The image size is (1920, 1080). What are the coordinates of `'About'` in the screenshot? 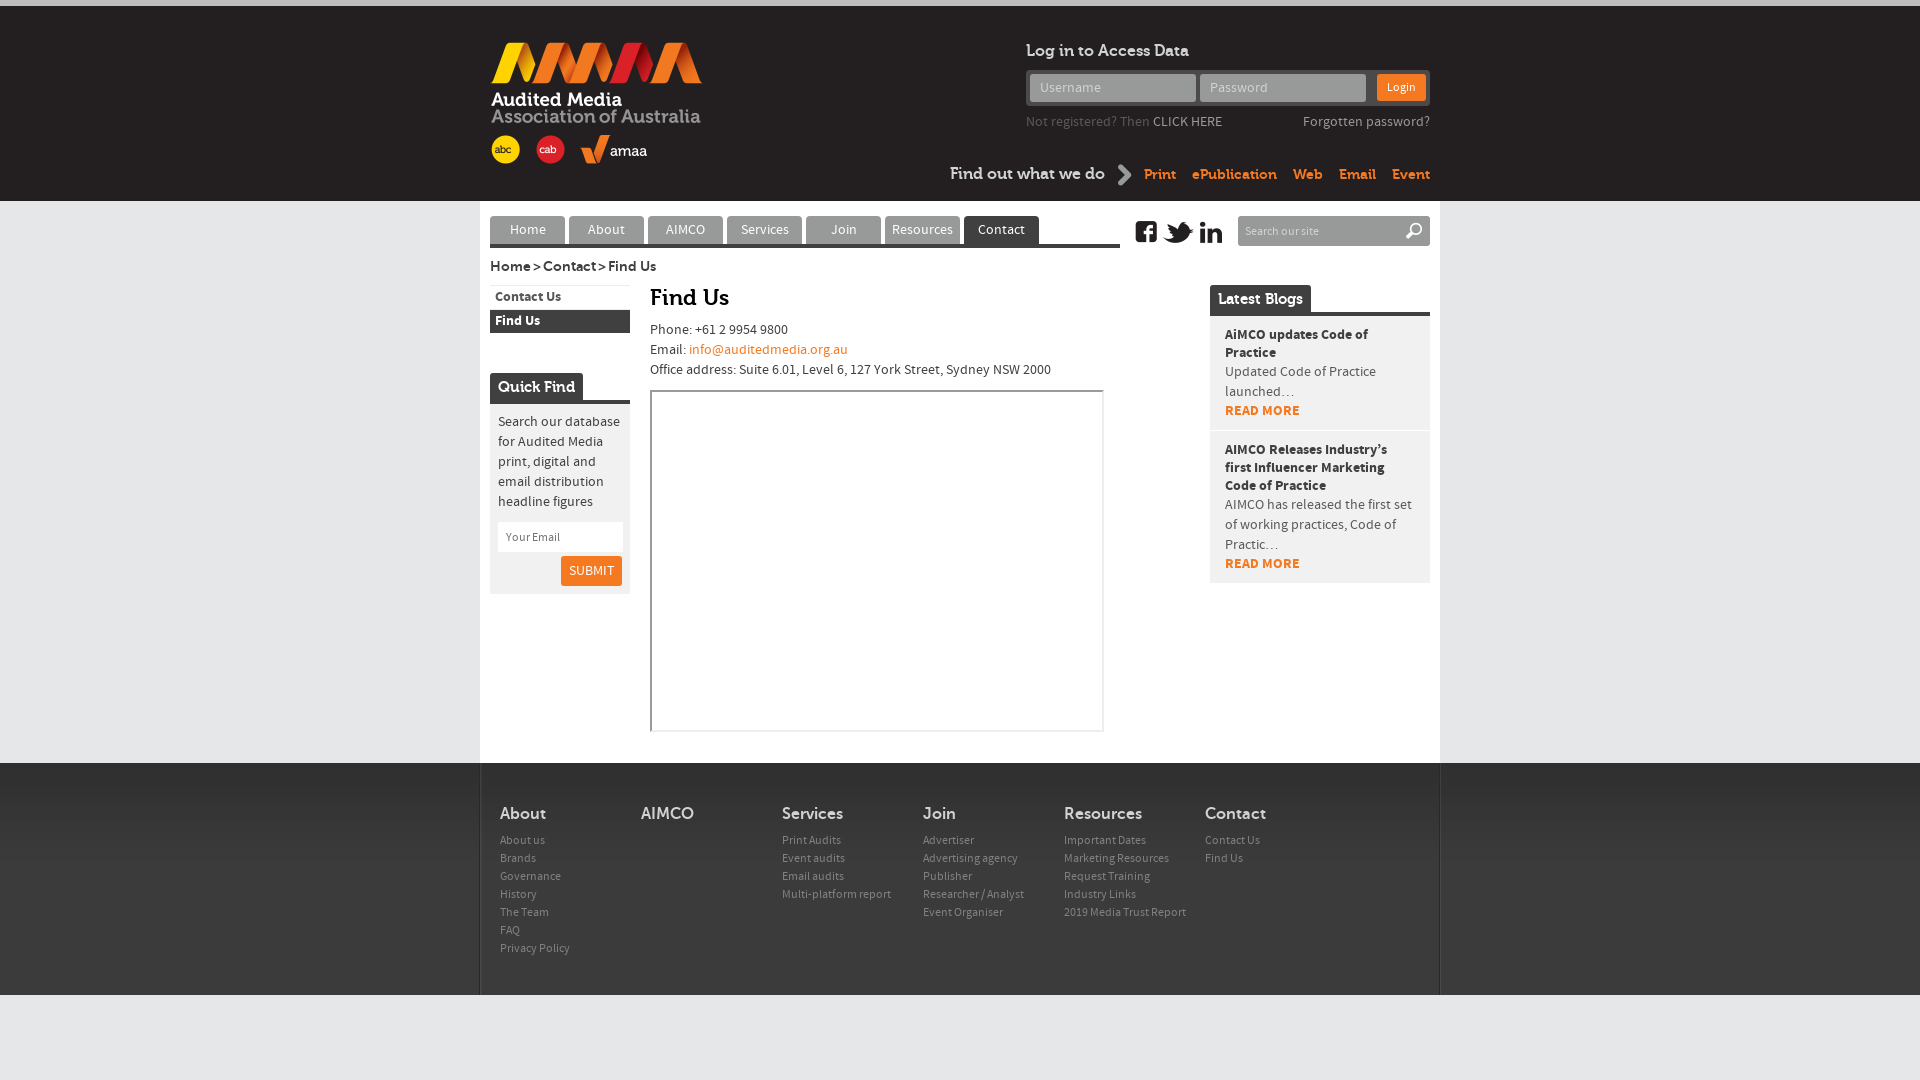 It's located at (605, 229).